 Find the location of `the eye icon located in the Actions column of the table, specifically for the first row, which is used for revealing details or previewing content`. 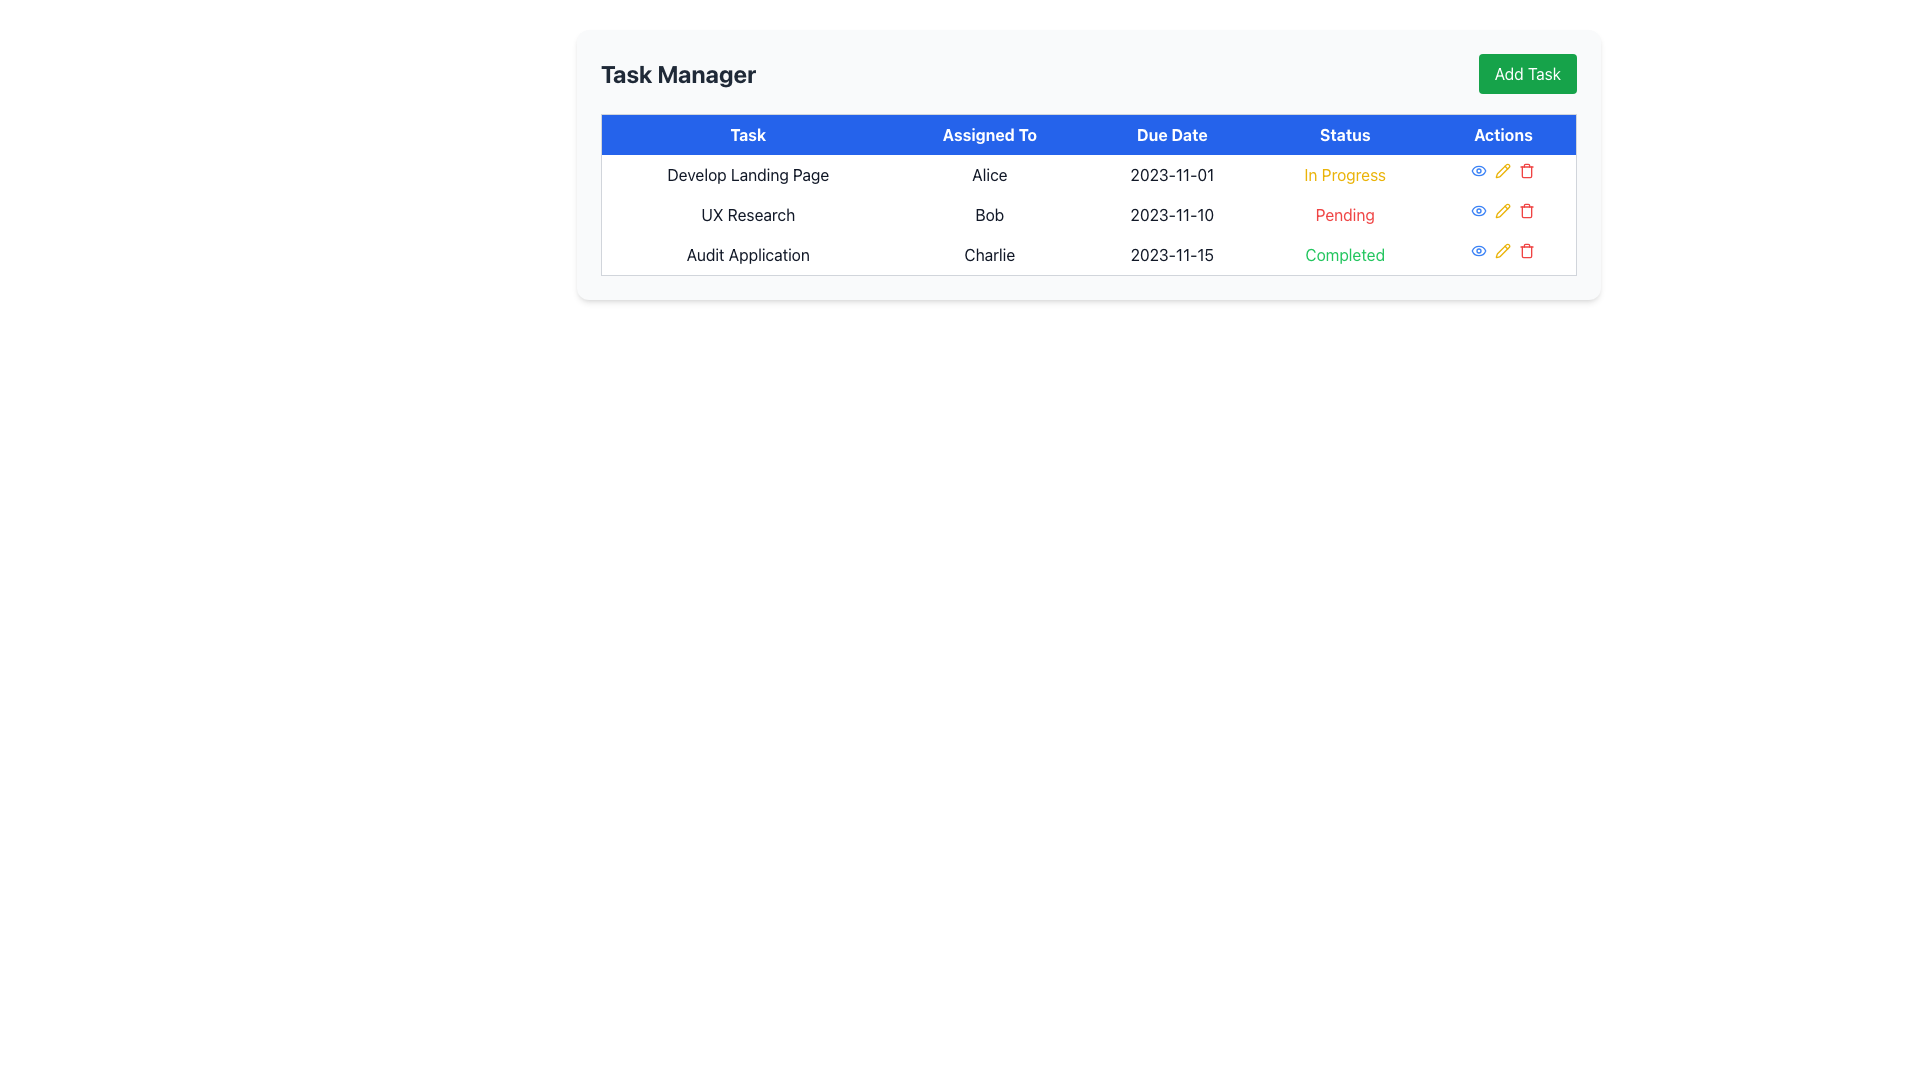

the eye icon located in the Actions column of the table, specifically for the first row, which is used for revealing details or previewing content is located at coordinates (1479, 211).